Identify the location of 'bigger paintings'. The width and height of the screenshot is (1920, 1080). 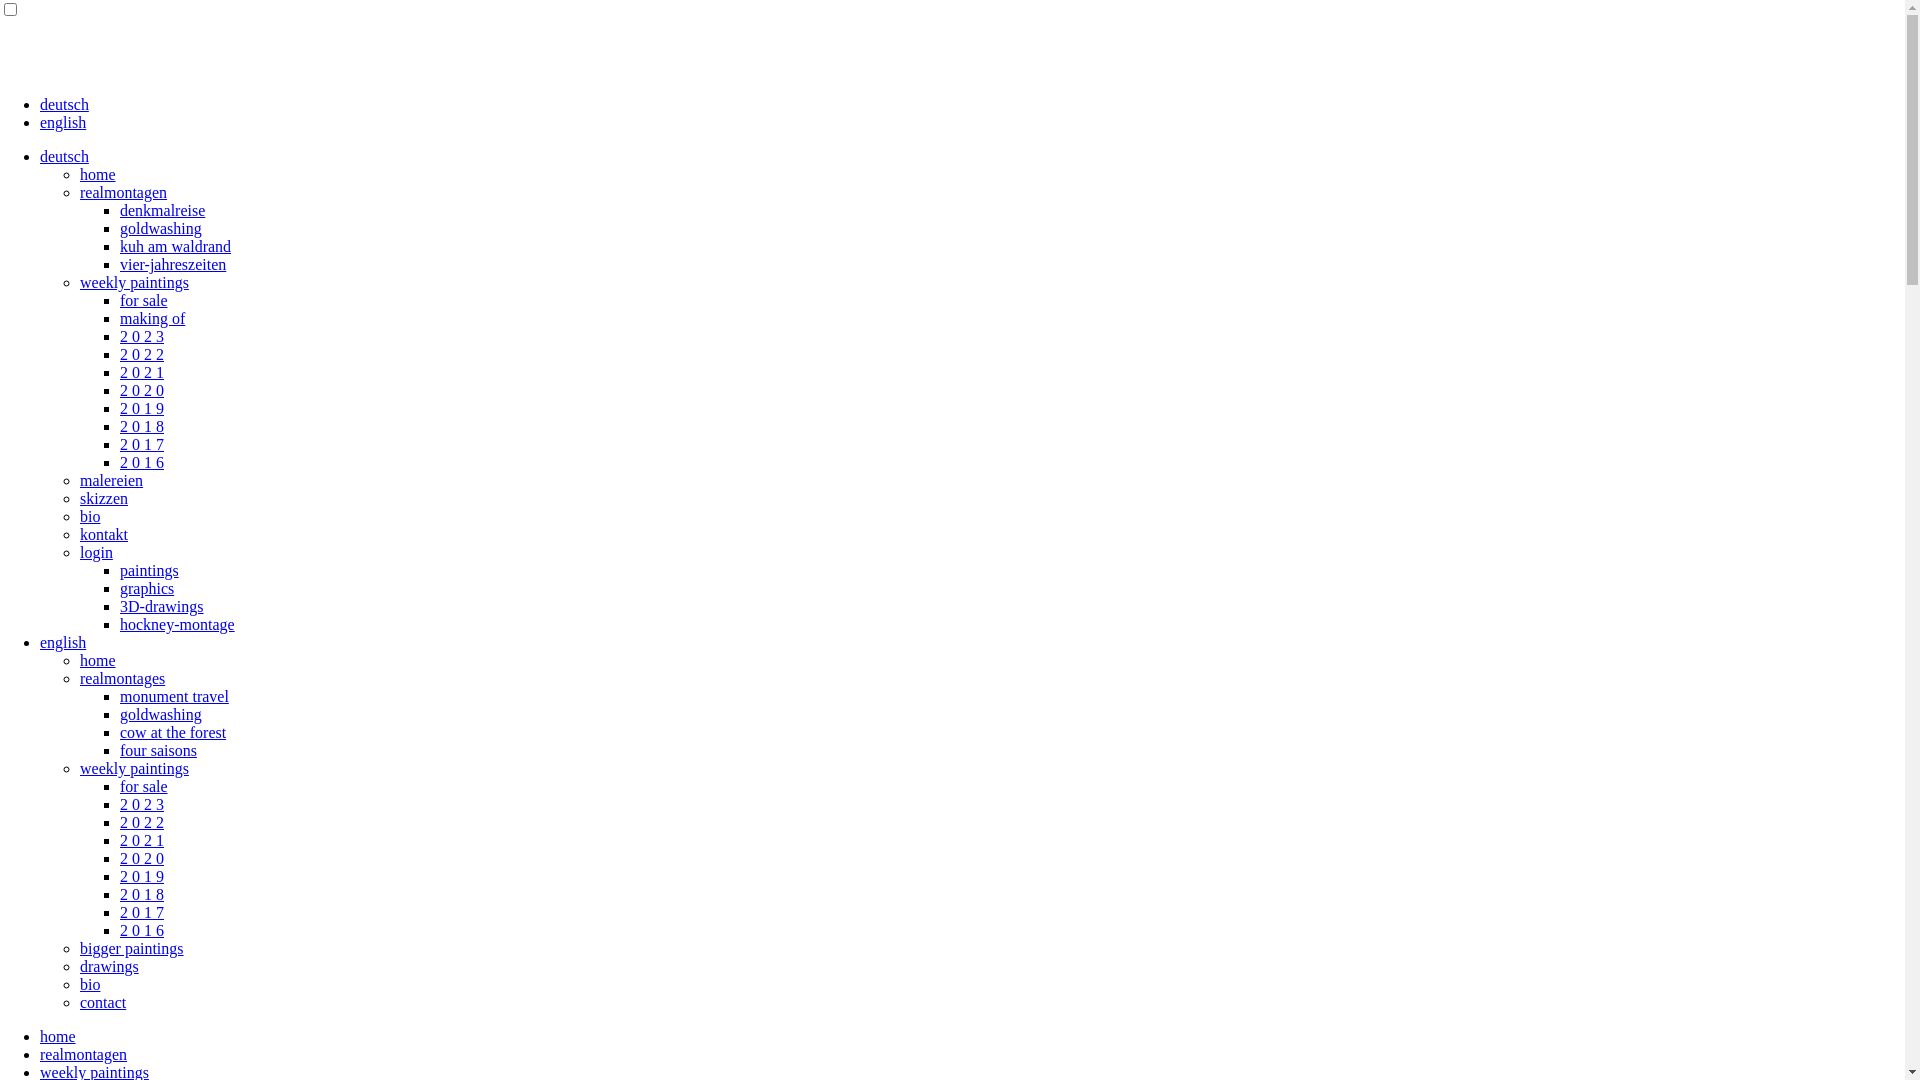
(131, 947).